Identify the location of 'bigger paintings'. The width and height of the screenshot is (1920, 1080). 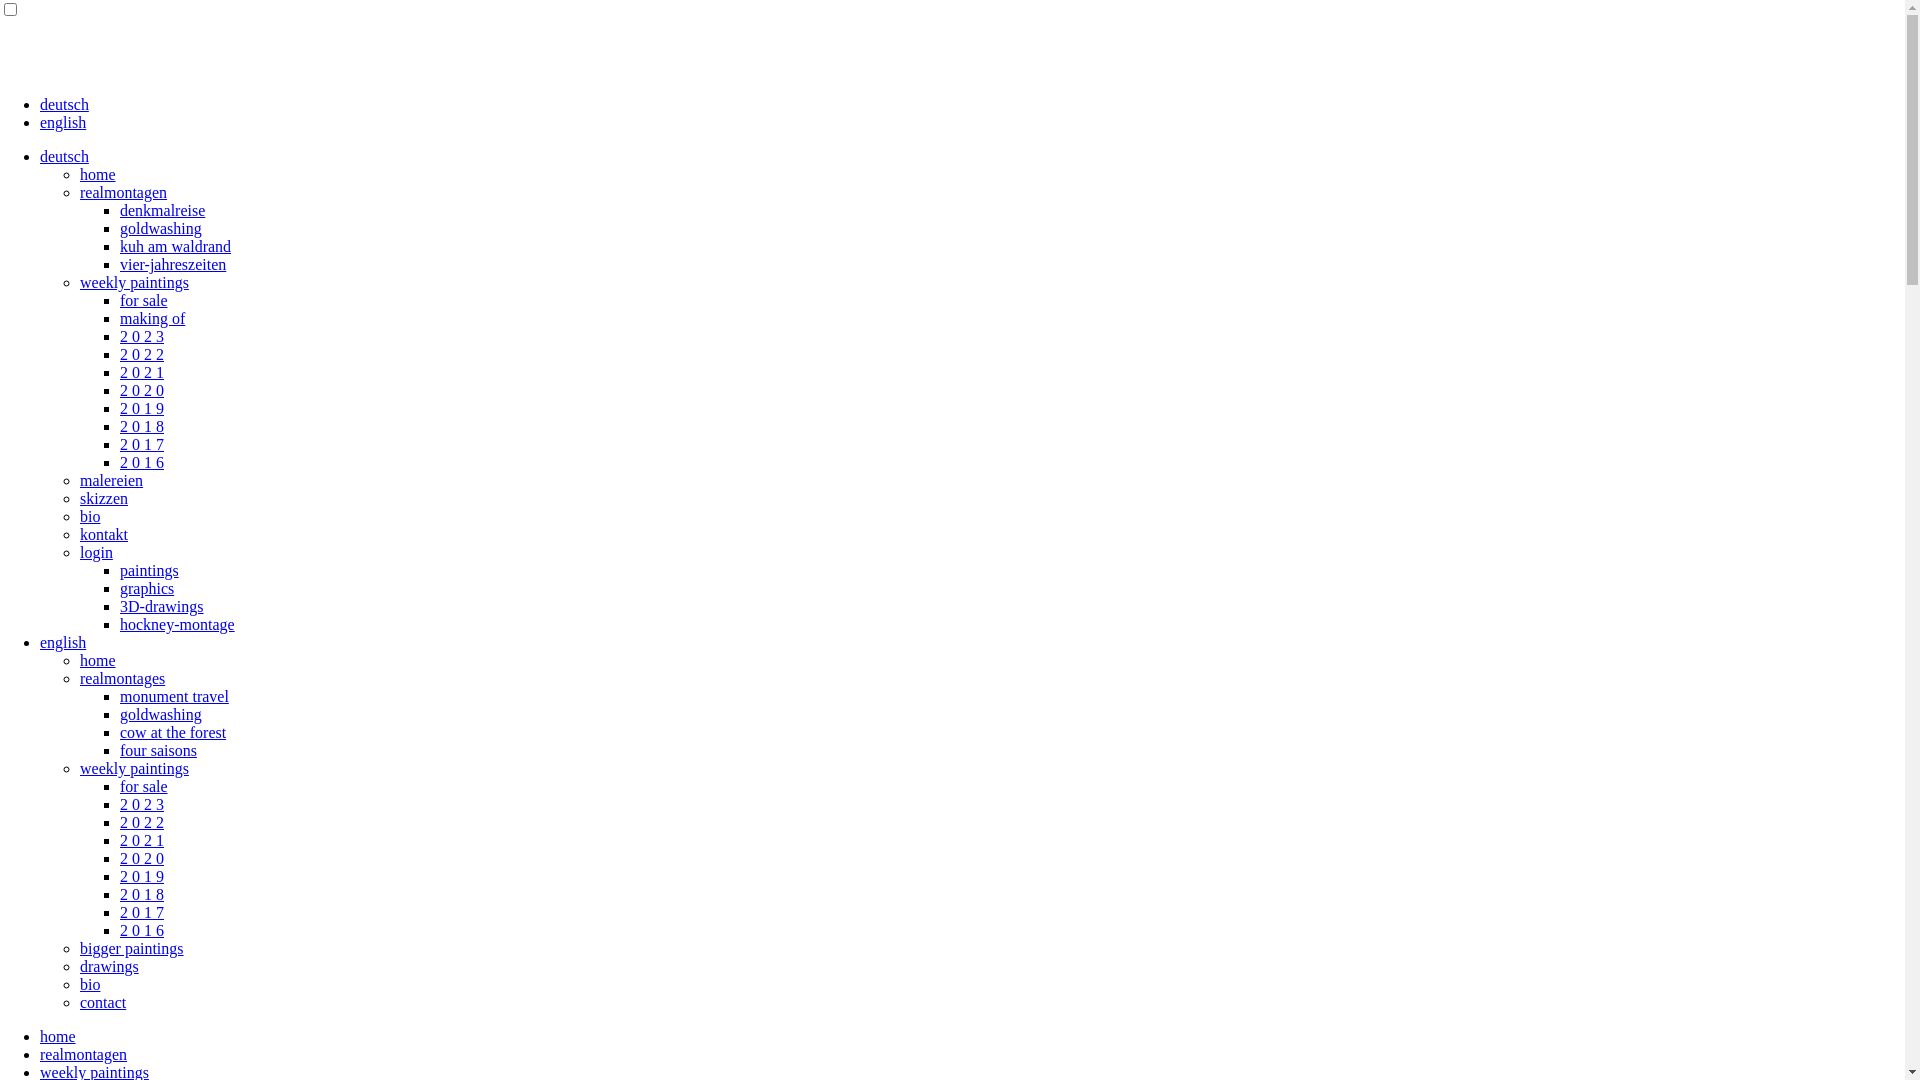
(131, 947).